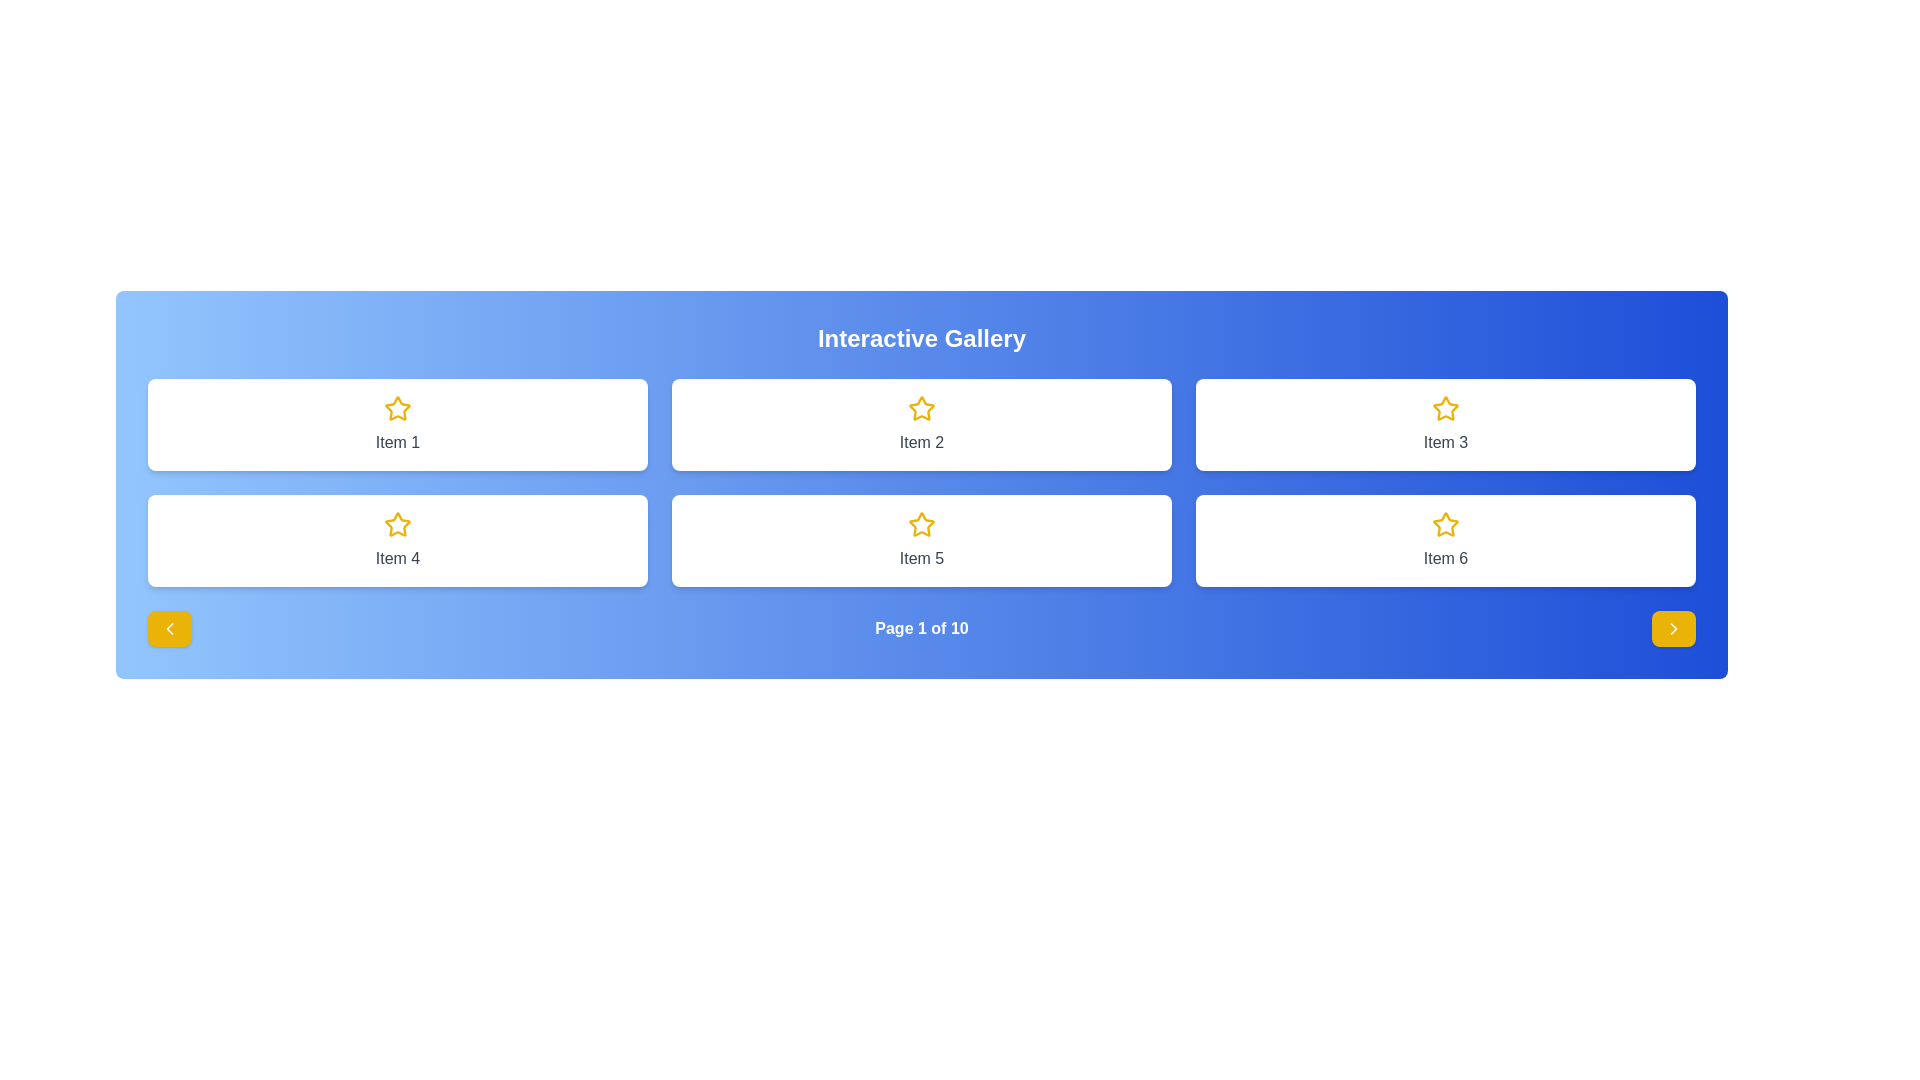 Image resolution: width=1920 pixels, height=1080 pixels. Describe the element at coordinates (920, 407) in the screenshot. I see `the star-shaped icon for Item 2, which is located at the top middle of the grid layout and has a golden-yellow stroke` at that location.